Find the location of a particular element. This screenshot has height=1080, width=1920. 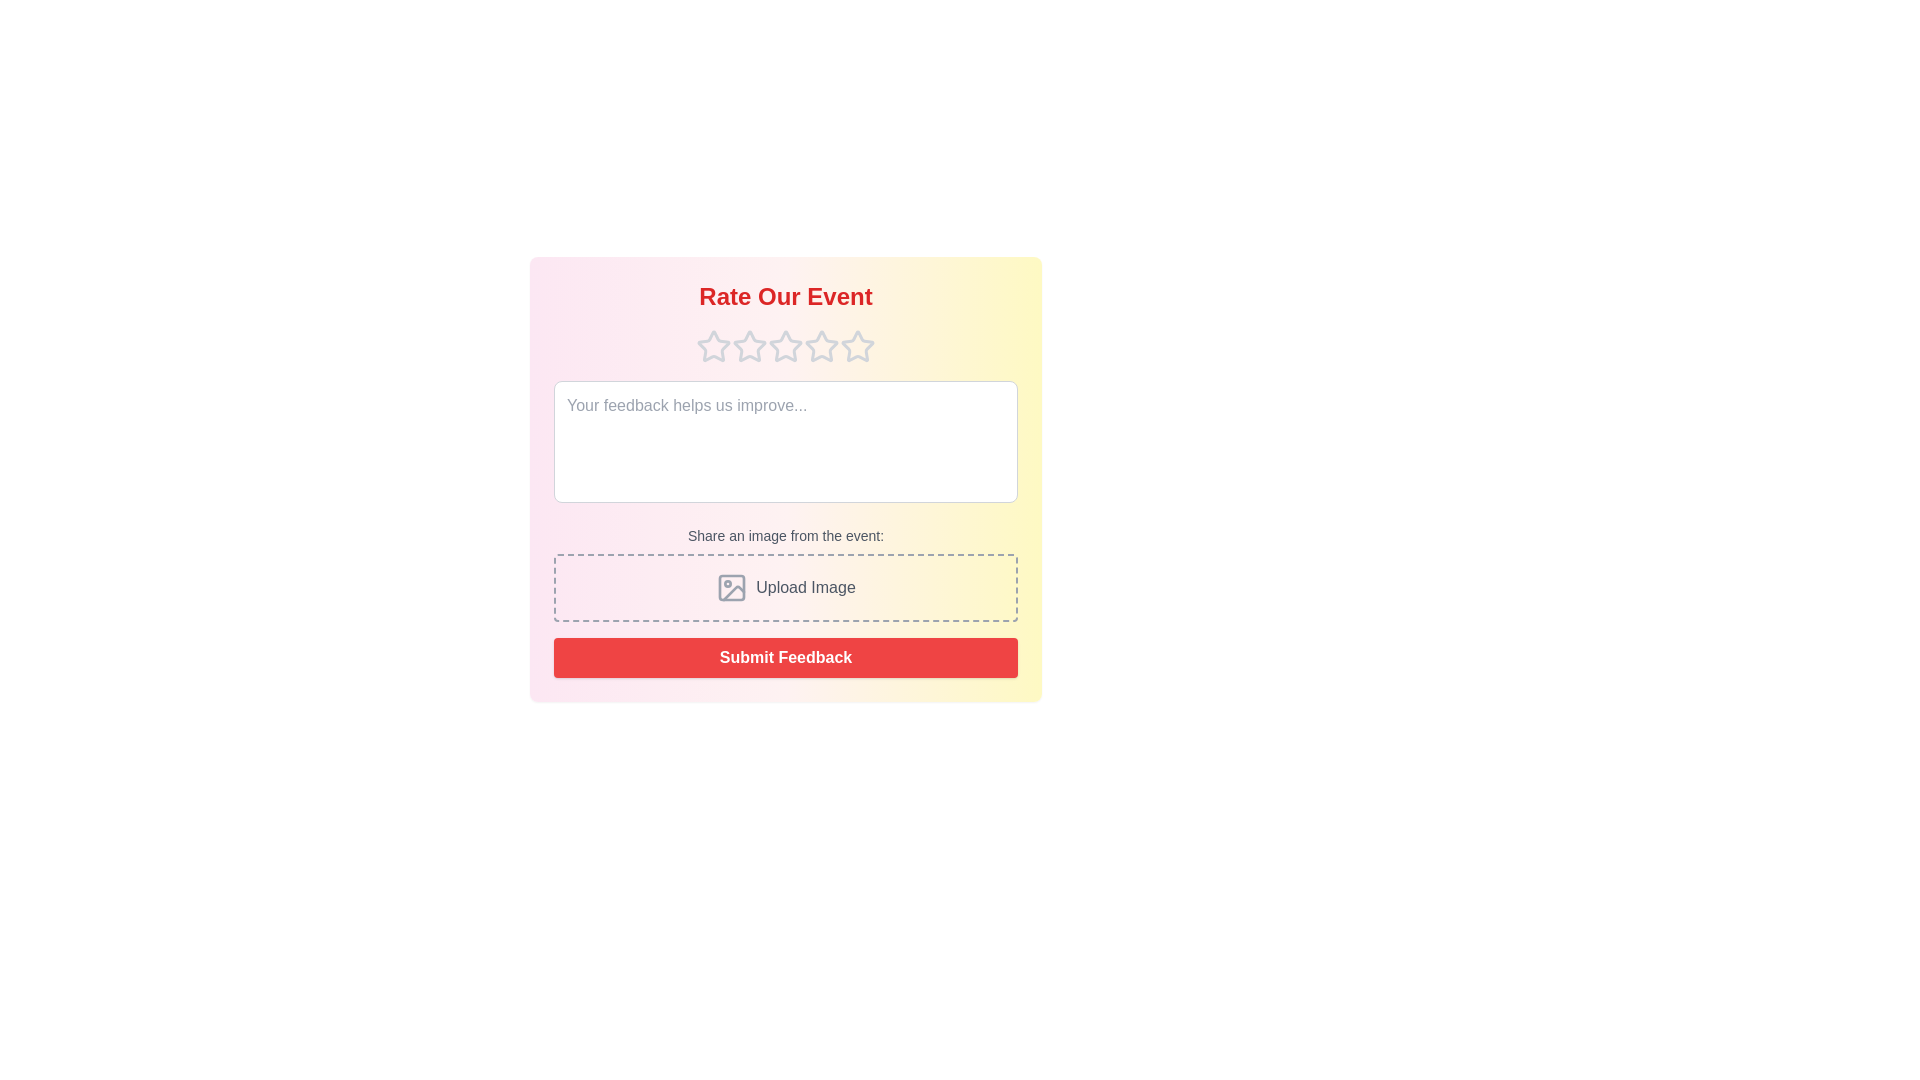

the 'Submit Feedback' button to submit the feedback is located at coordinates (785, 658).